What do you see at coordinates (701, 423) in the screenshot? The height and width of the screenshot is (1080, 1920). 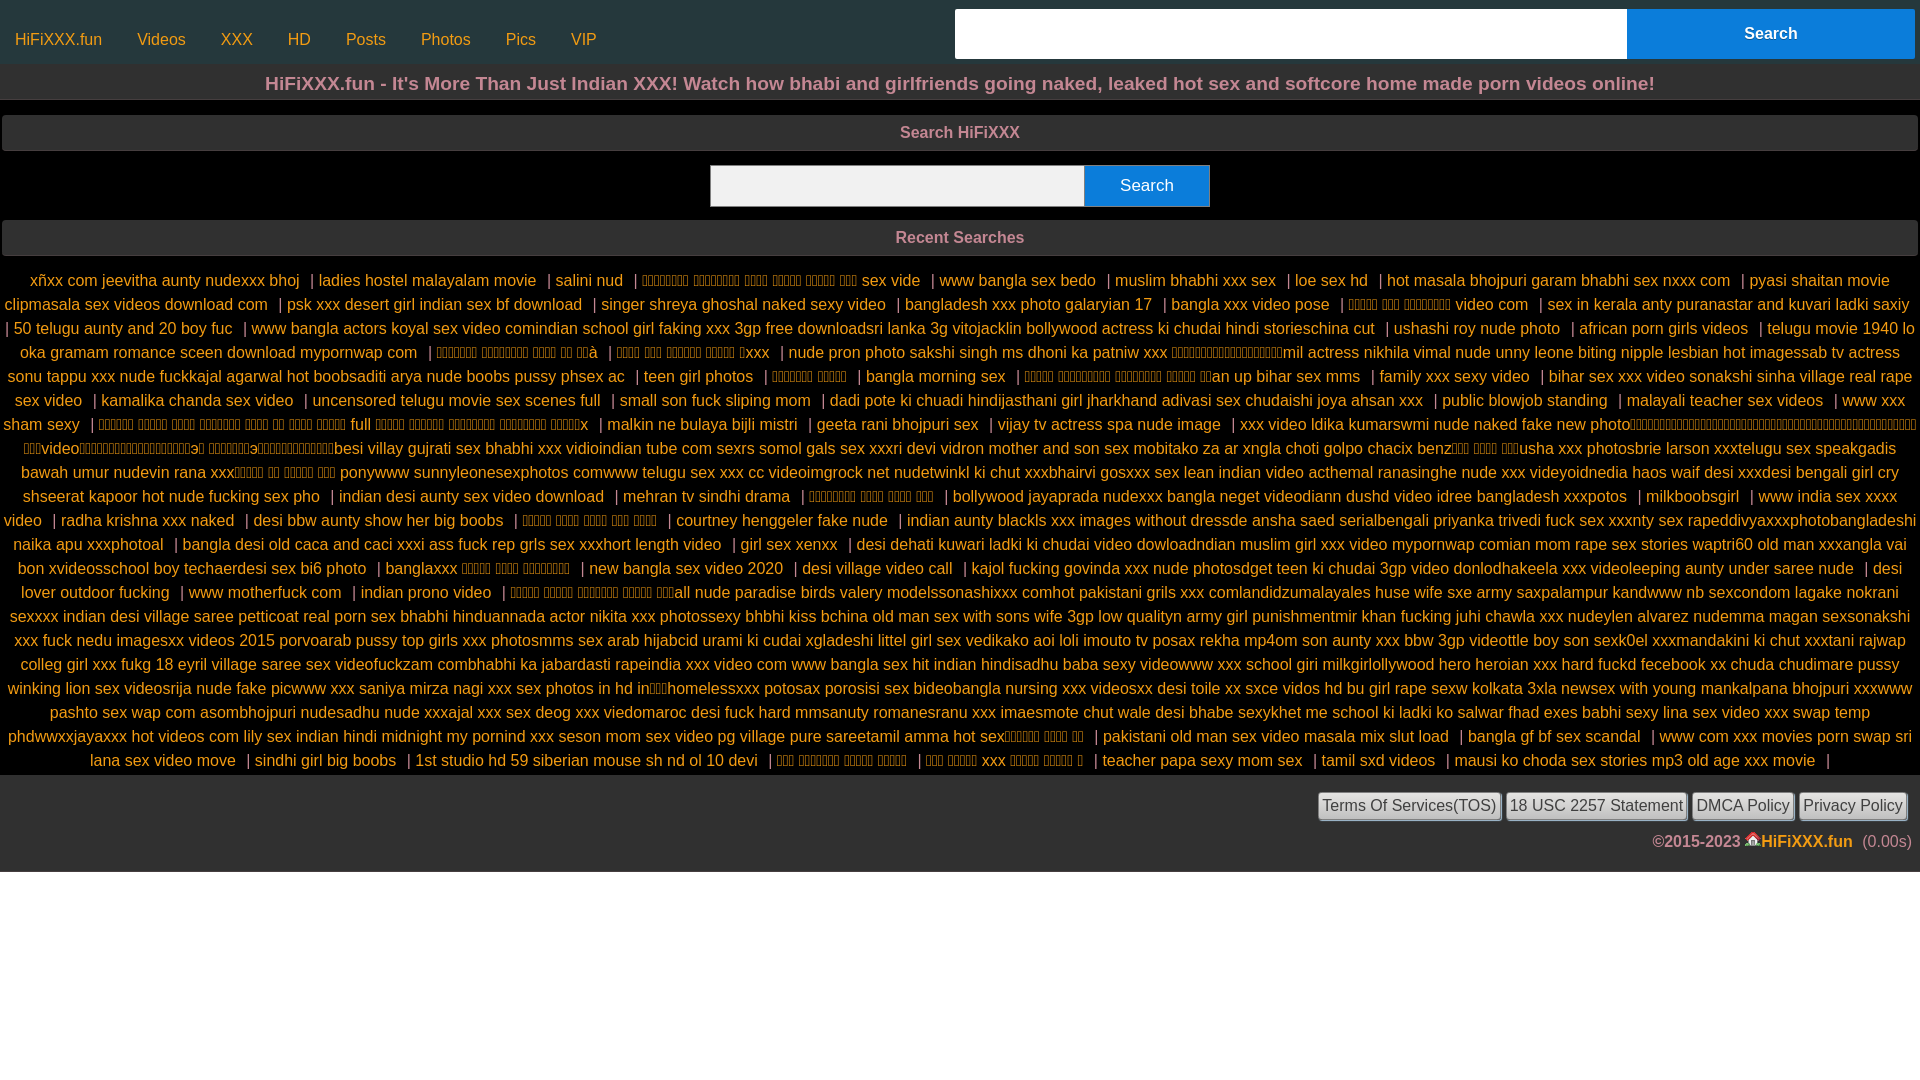 I see `'malkin ne bulaya bijli mistri'` at bounding box center [701, 423].